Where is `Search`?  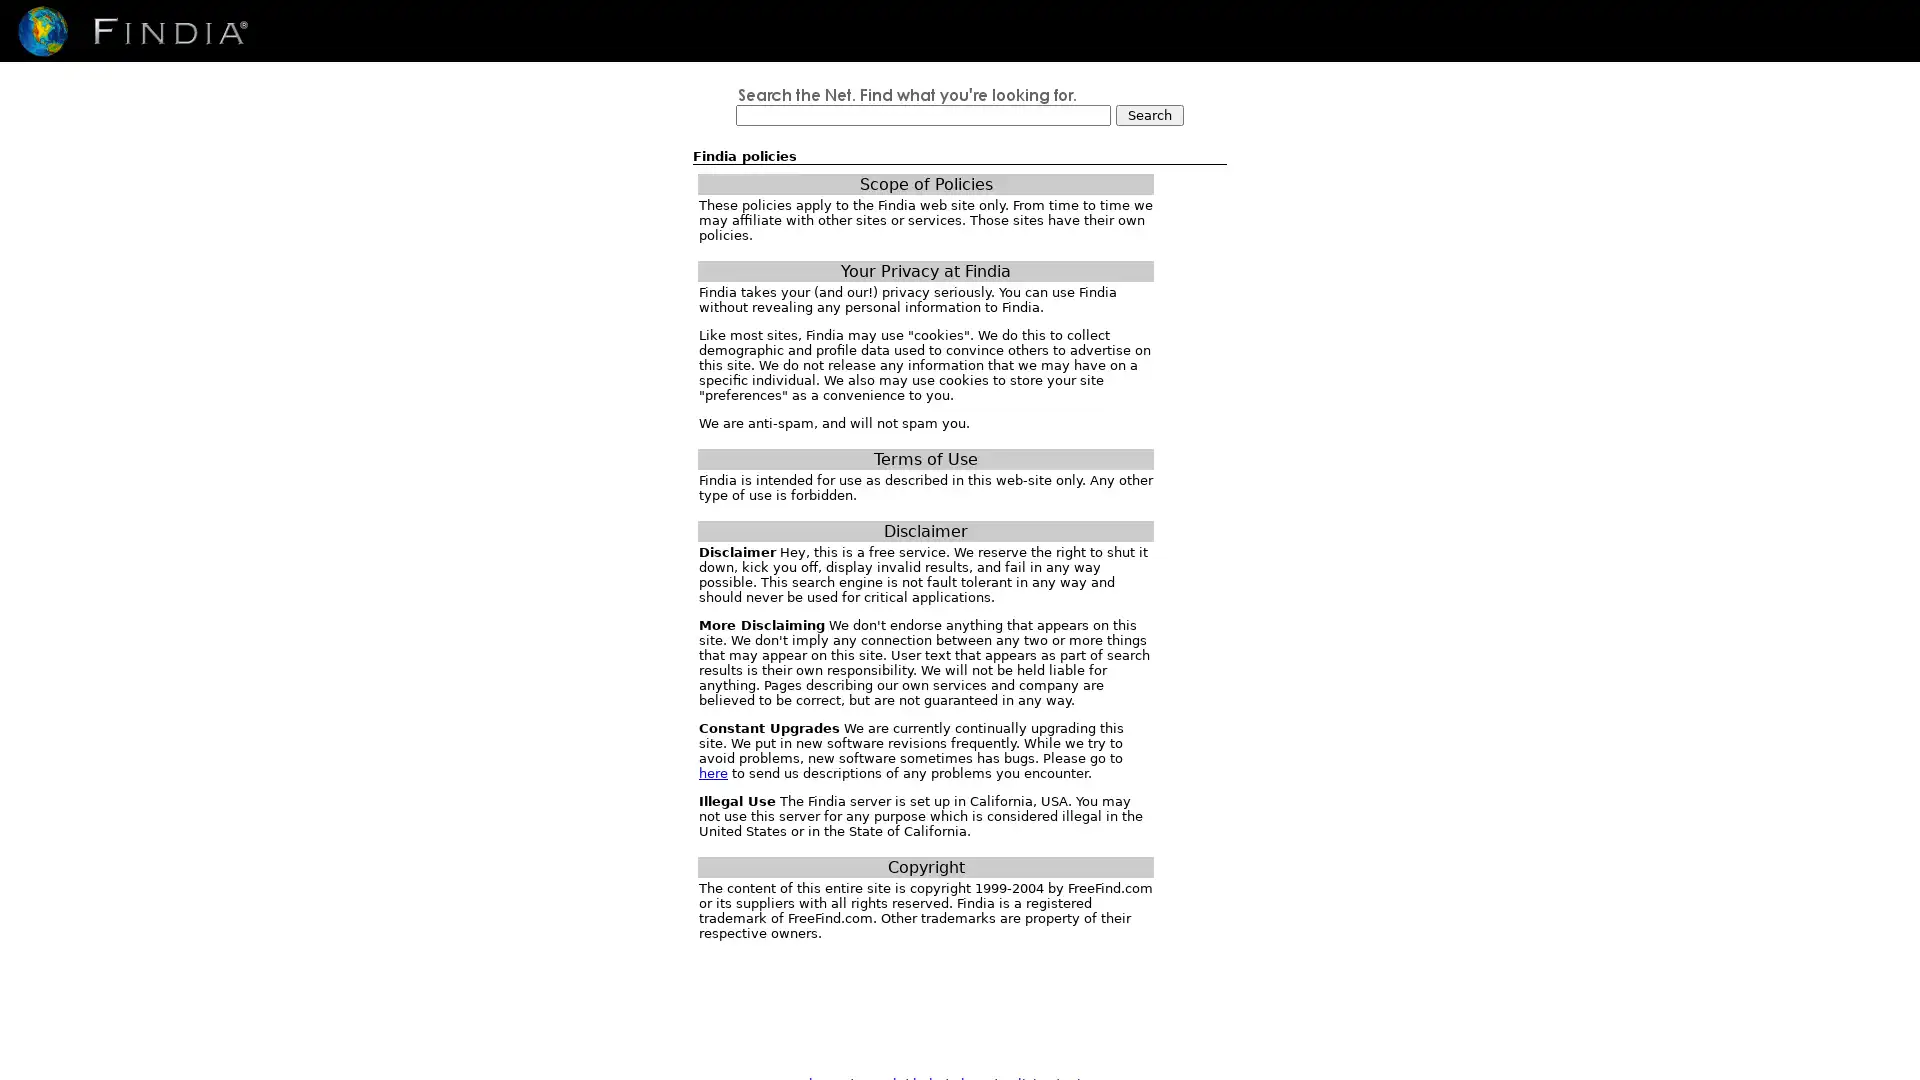 Search is located at coordinates (1150, 115).